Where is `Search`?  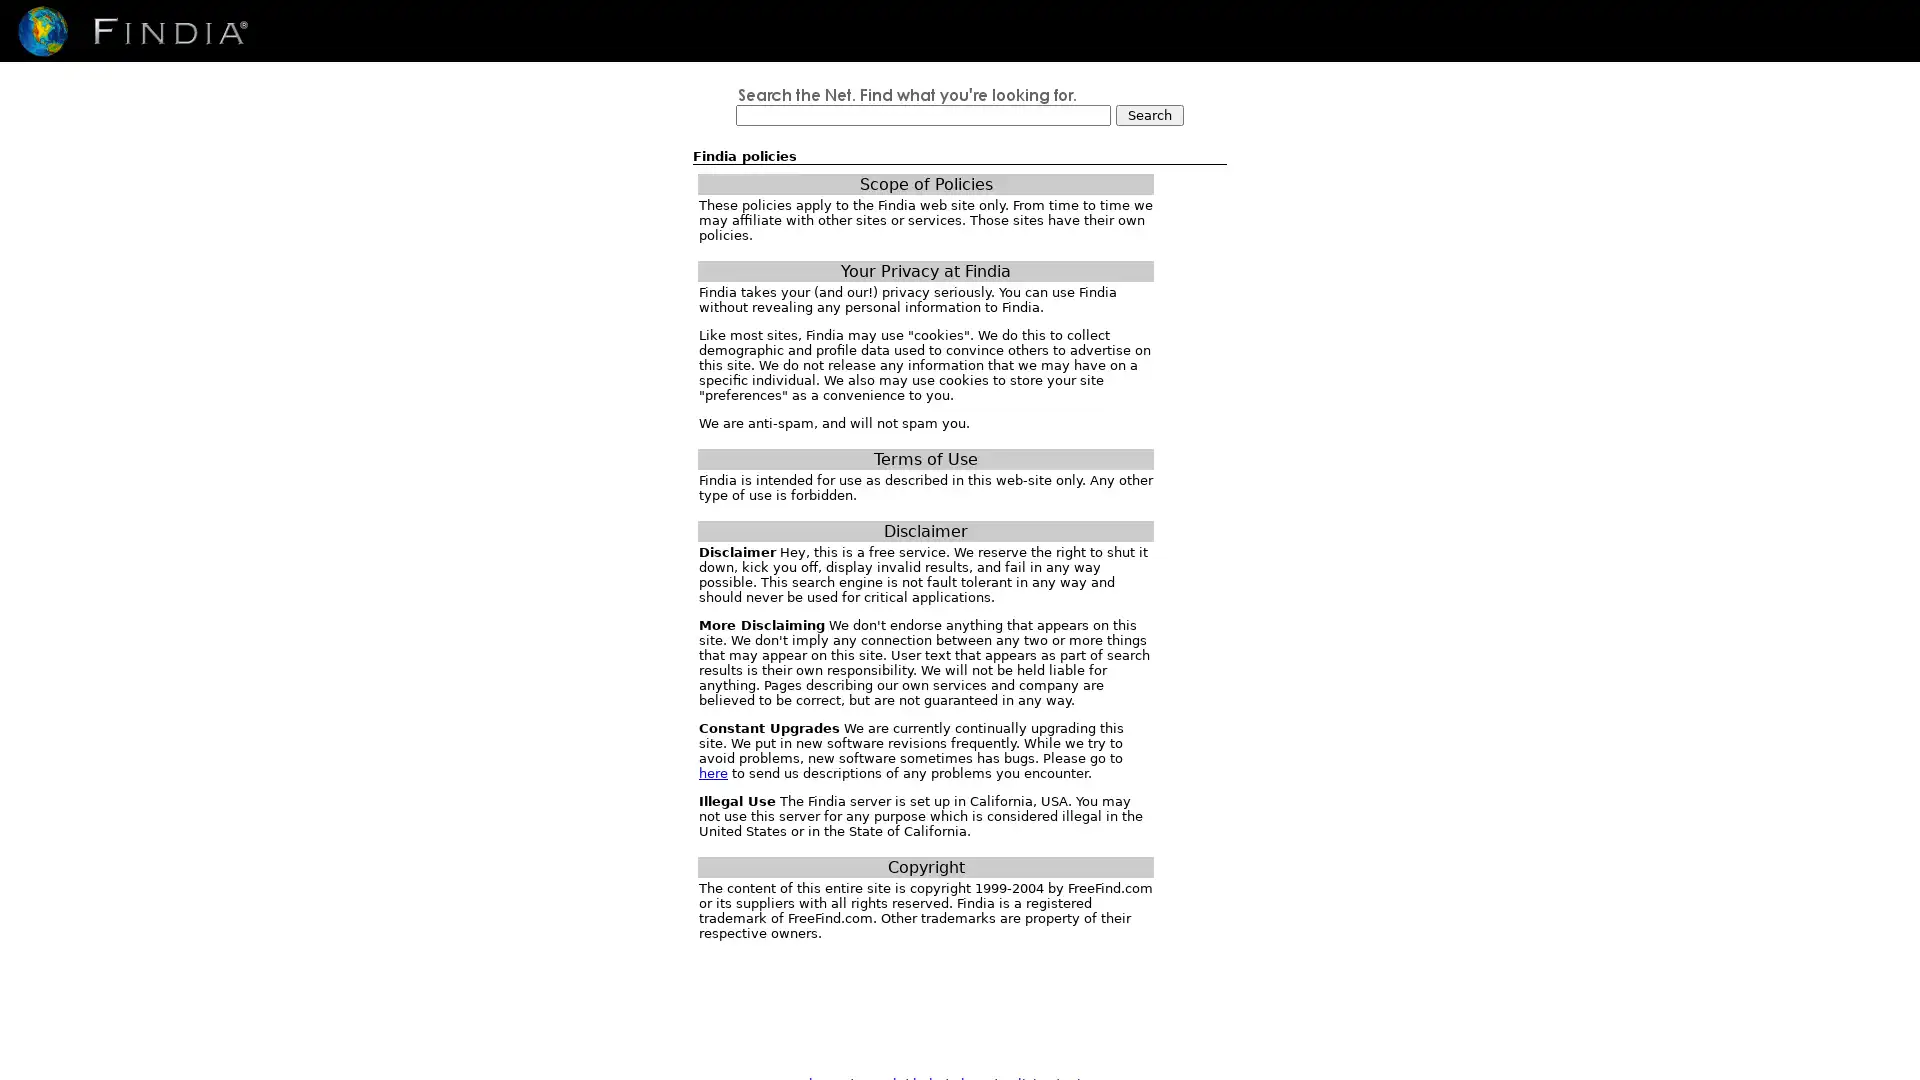 Search is located at coordinates (1150, 115).